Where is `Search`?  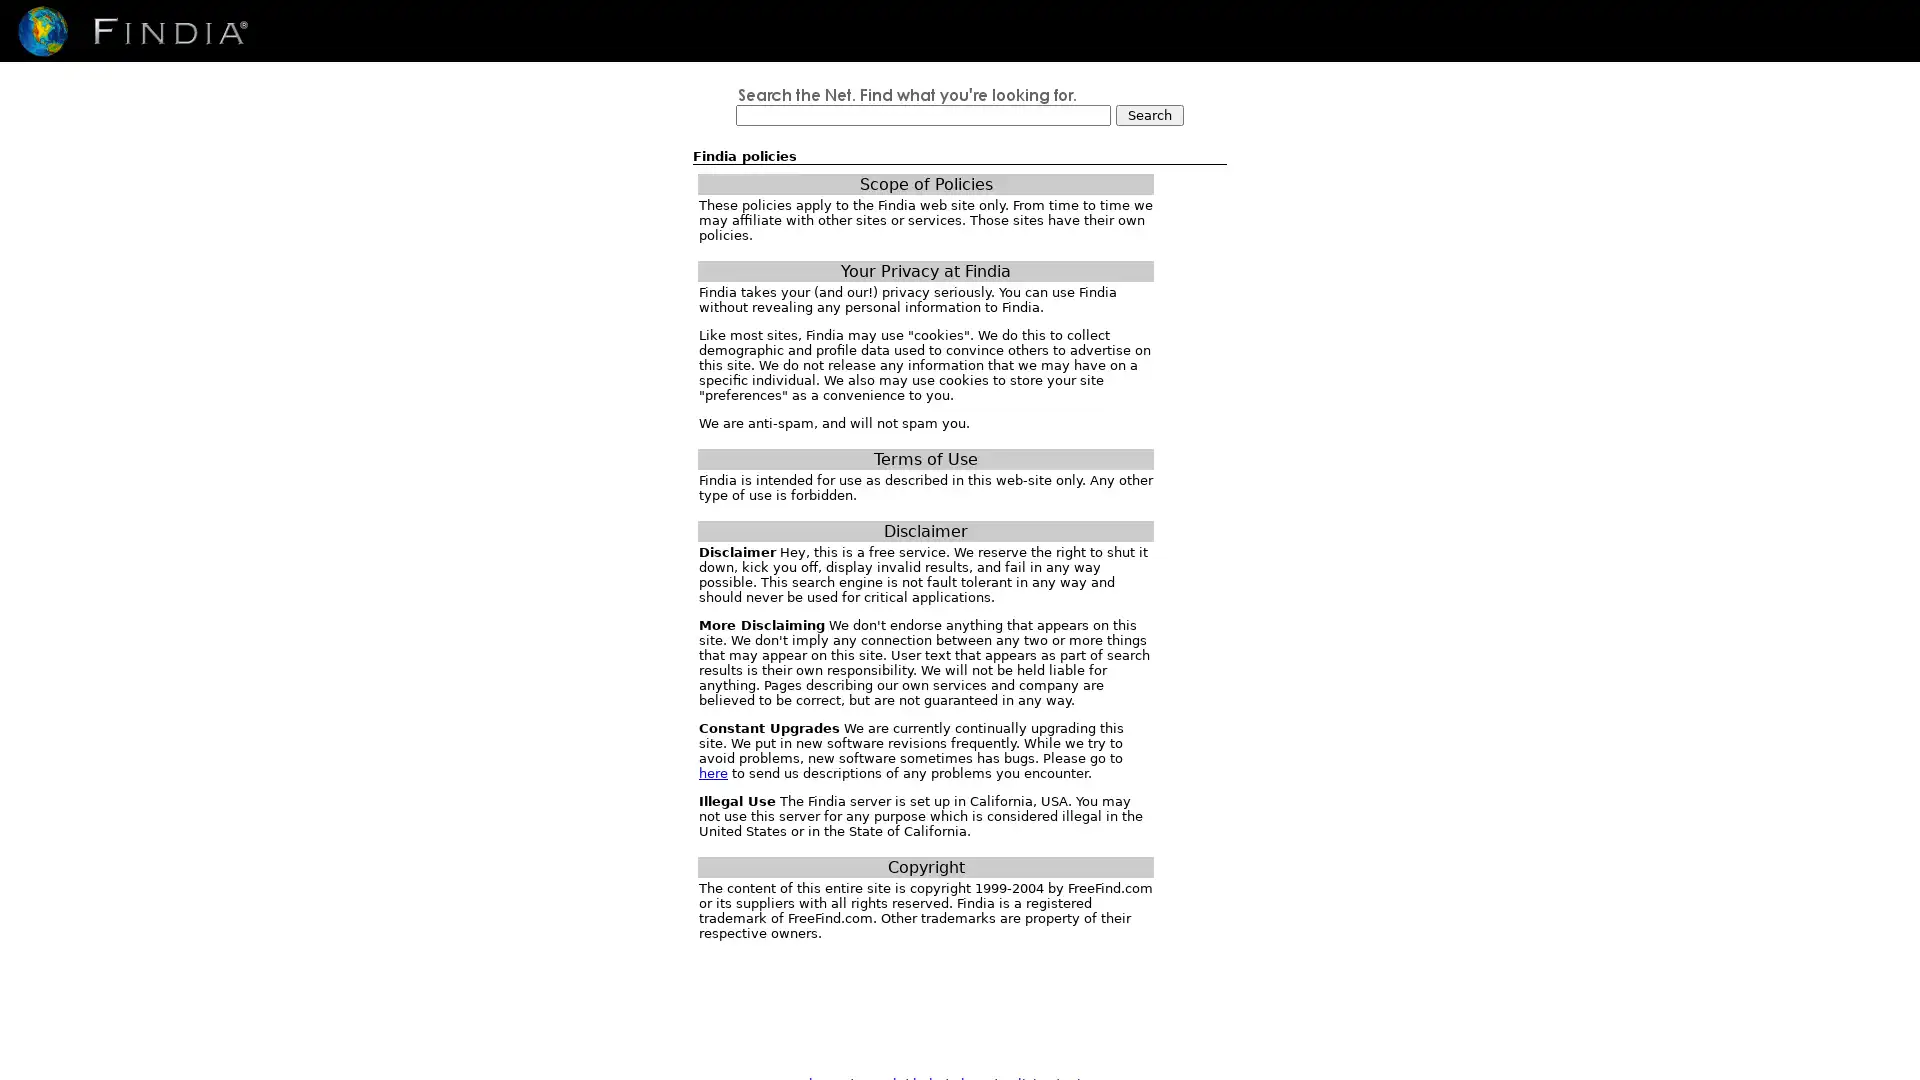 Search is located at coordinates (1150, 115).